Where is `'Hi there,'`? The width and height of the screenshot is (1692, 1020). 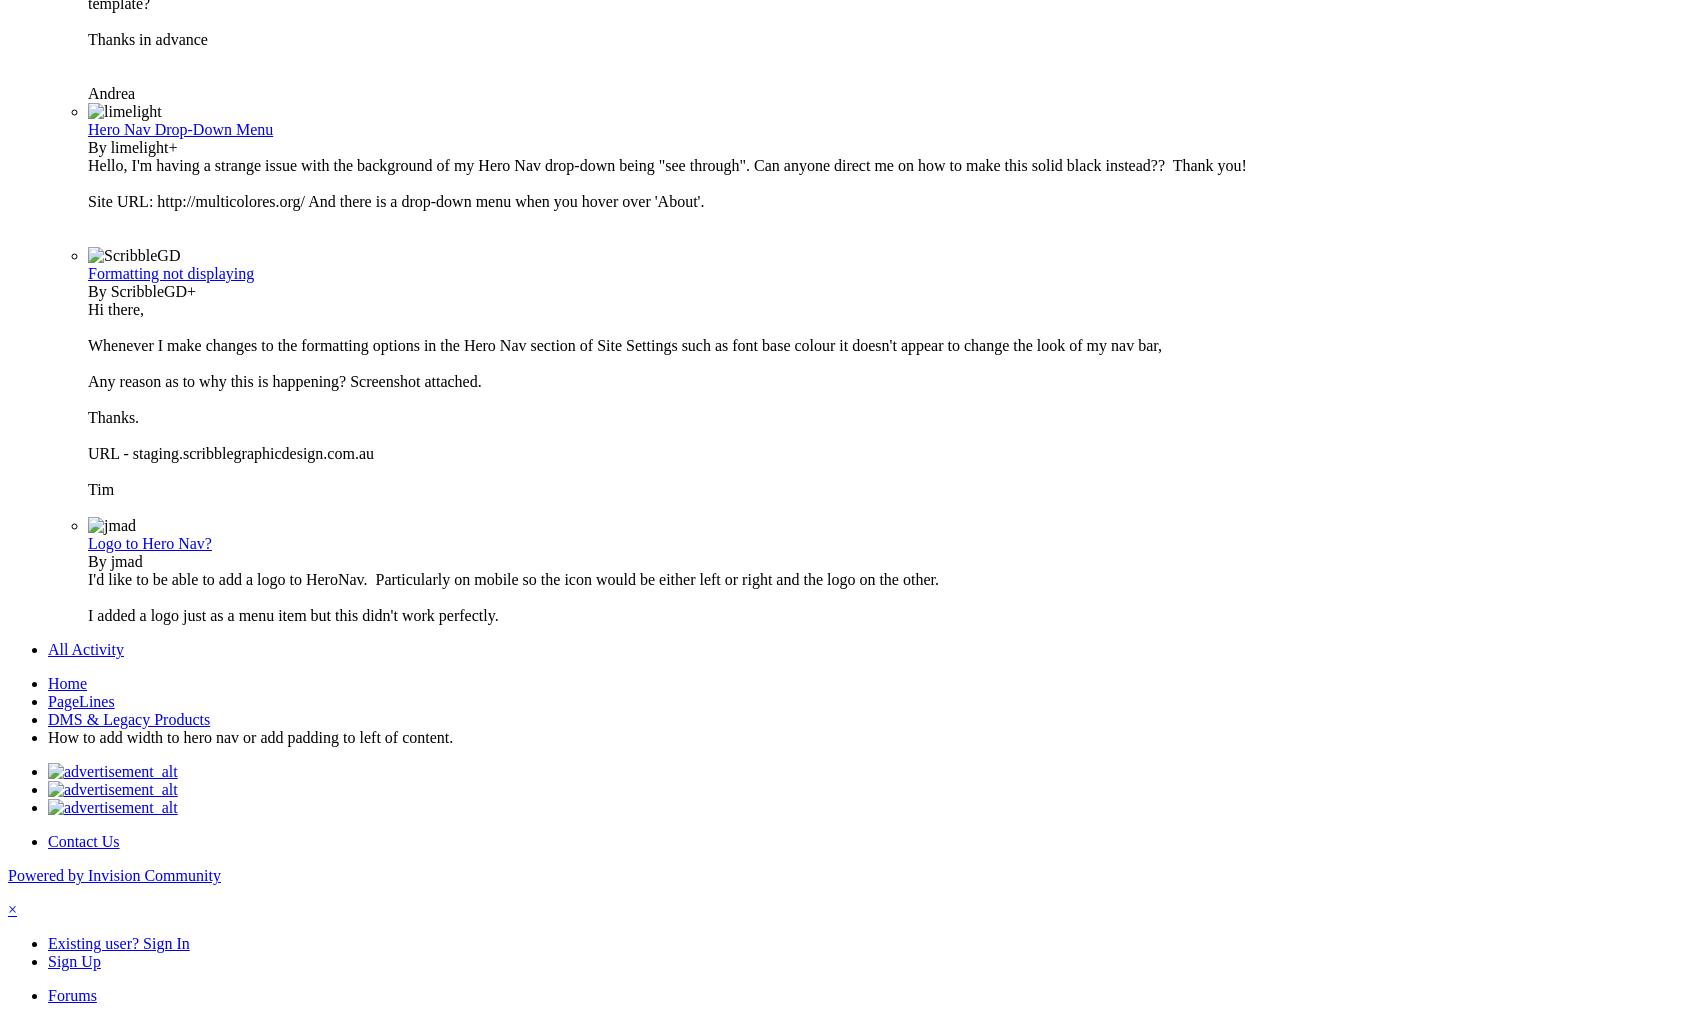
'Hi there,' is located at coordinates (115, 309).